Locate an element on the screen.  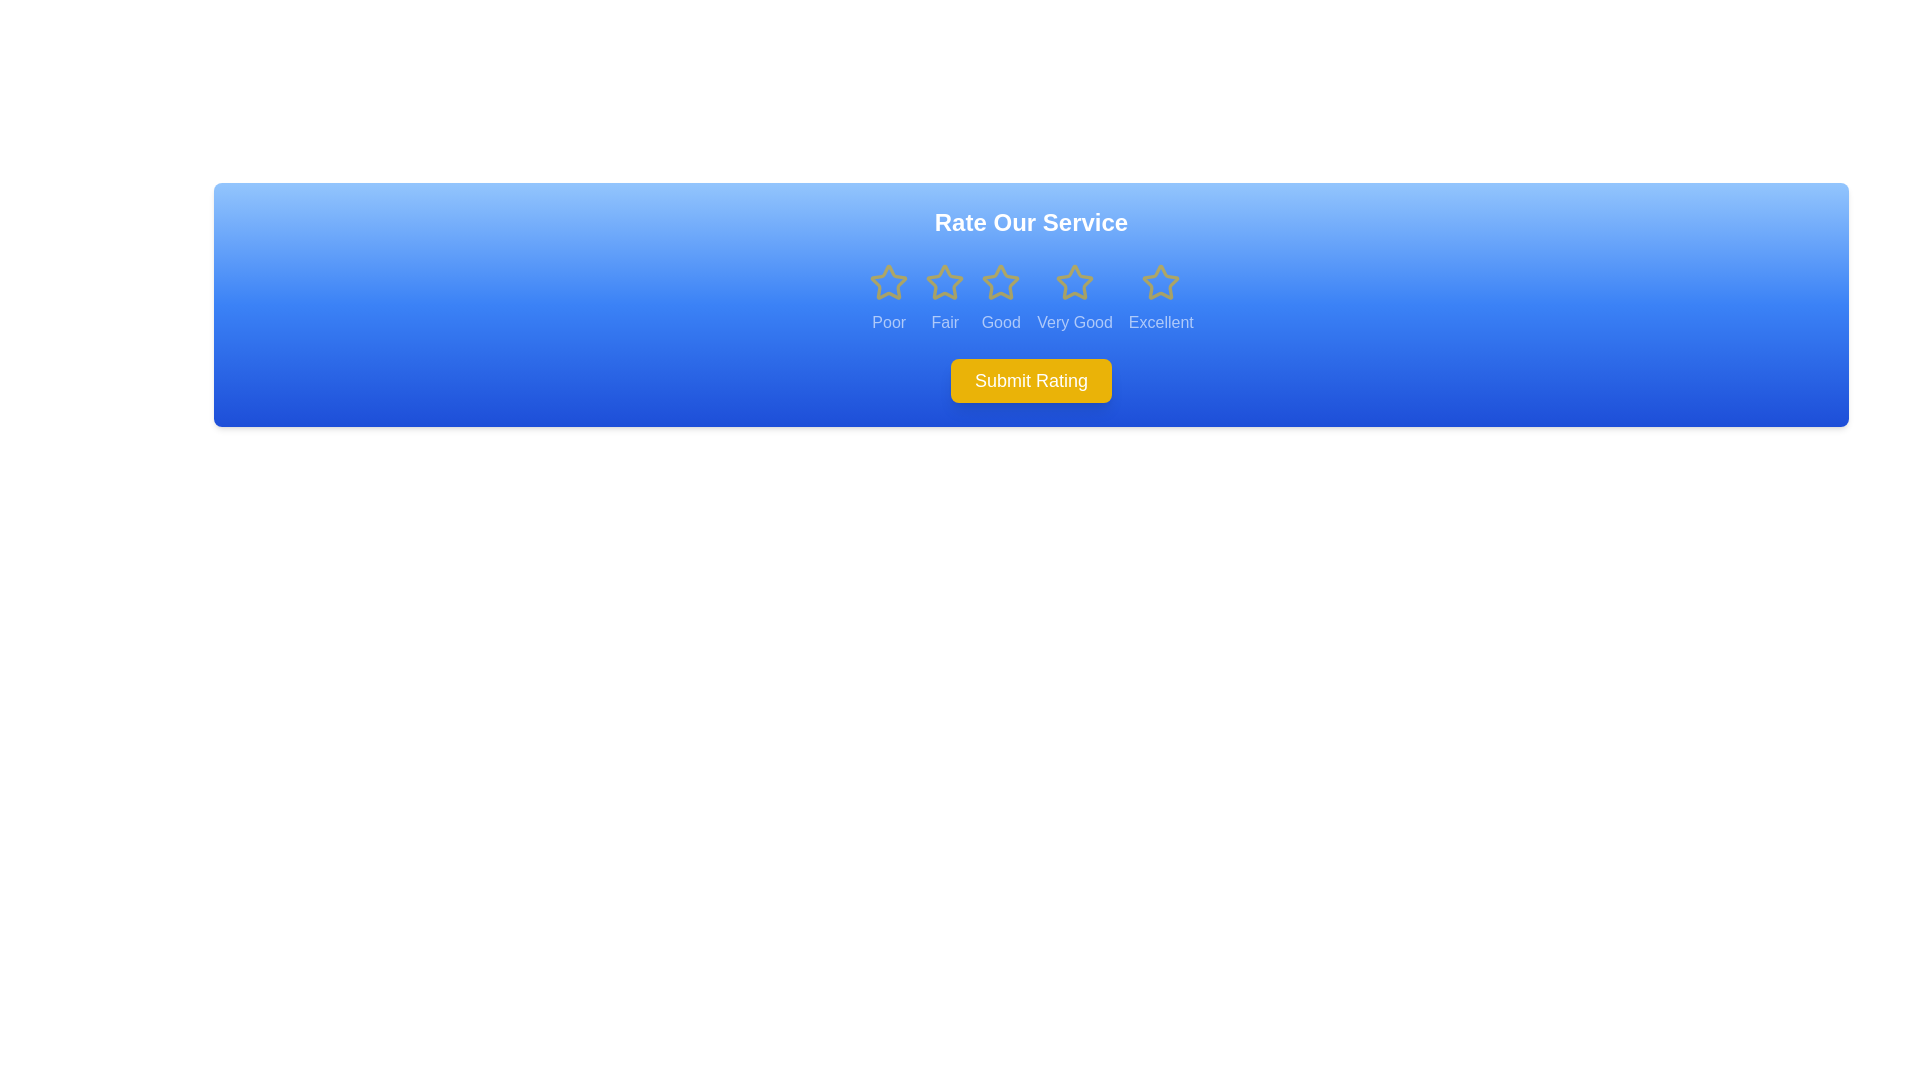
the fourth star-shaped rating icon above the text 'Very Good' is located at coordinates (1074, 282).